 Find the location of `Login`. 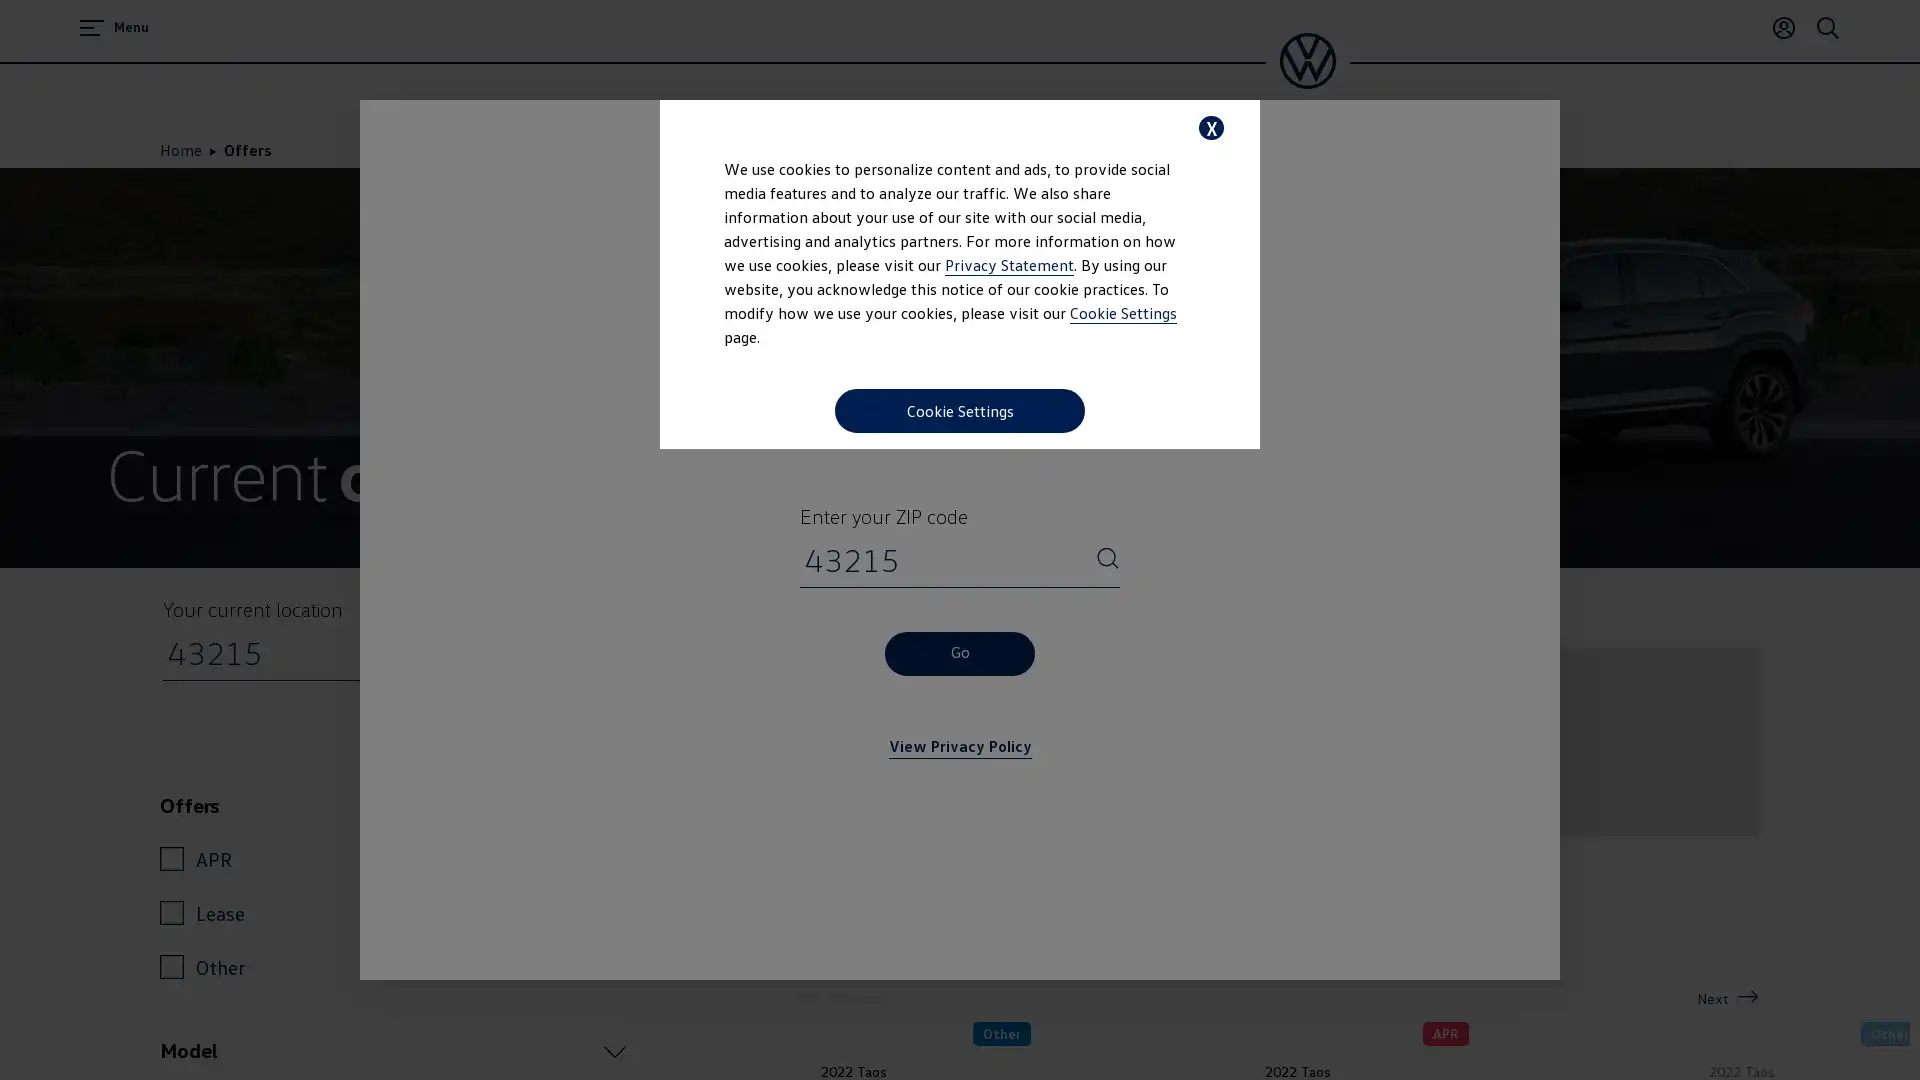

Login is located at coordinates (1784, 27).